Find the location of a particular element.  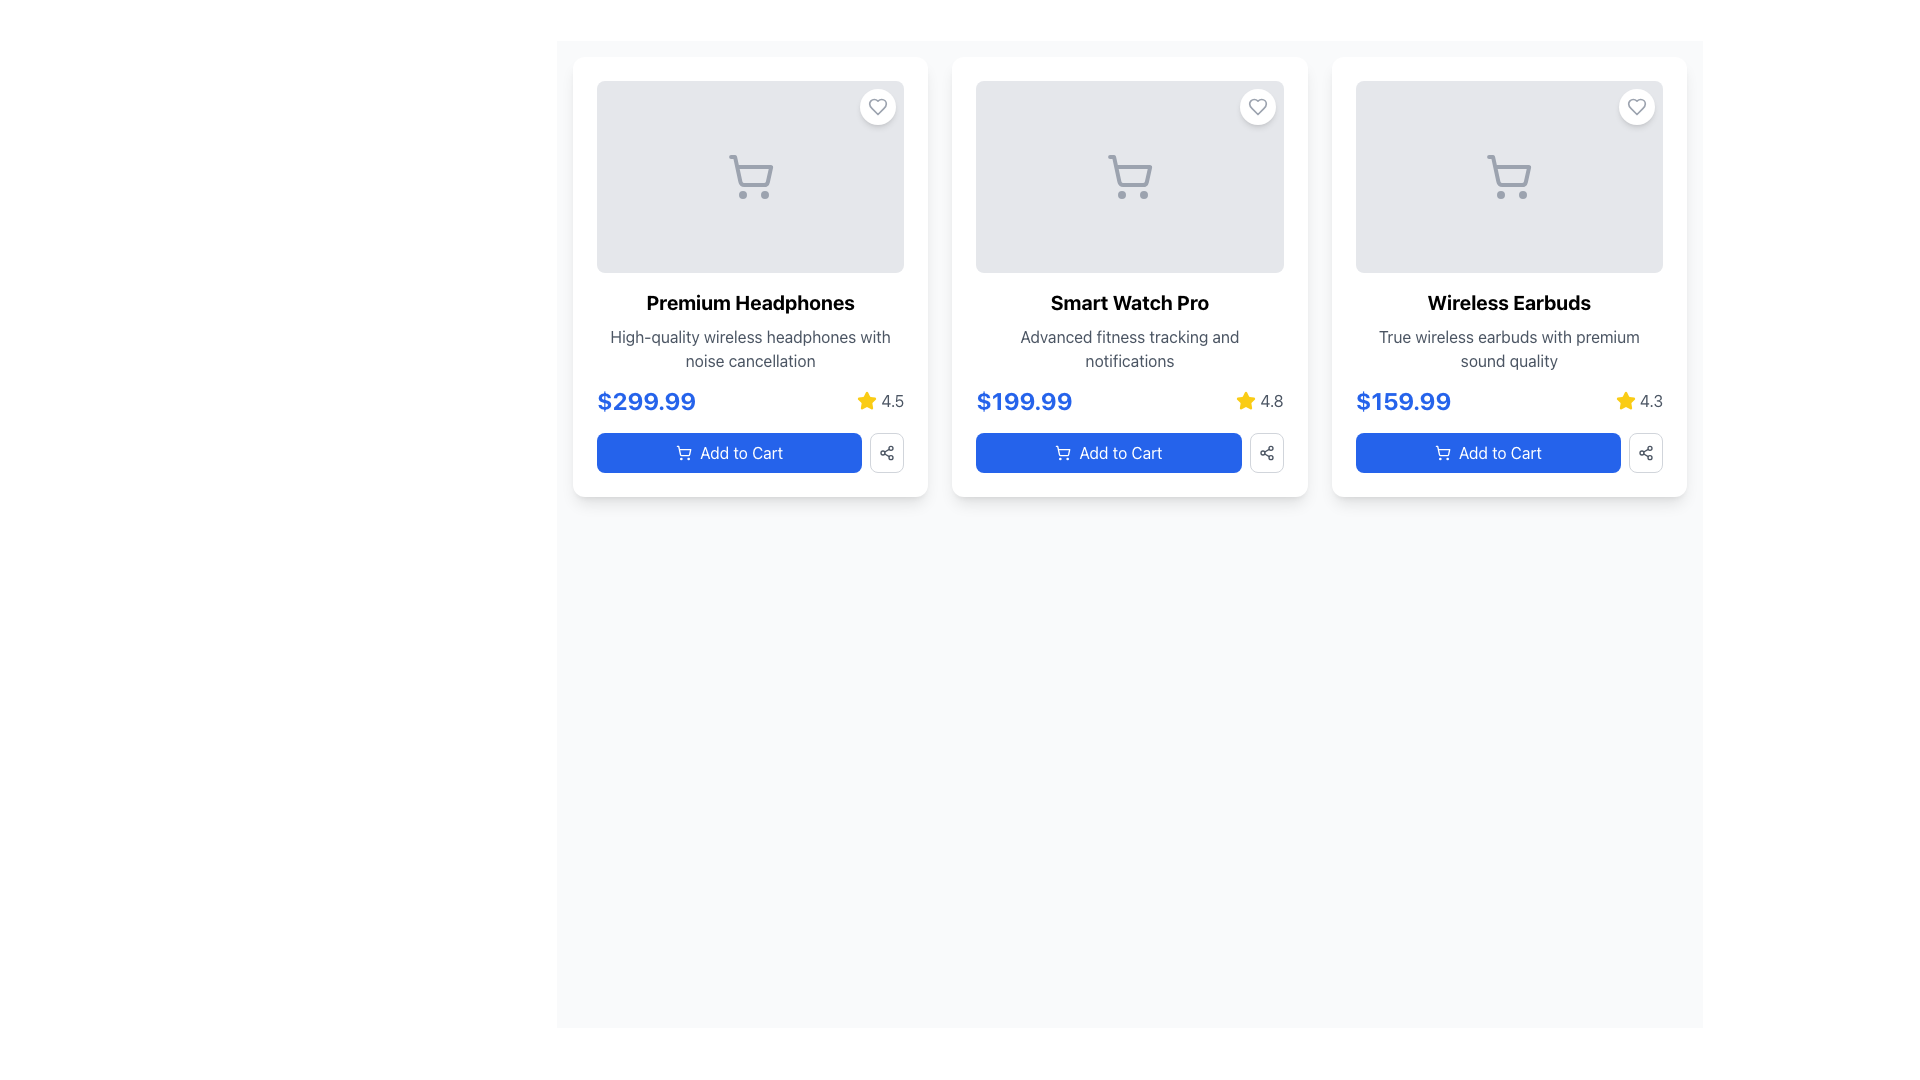

the heart-shaped button located at the top-right corner of the 'Wireless Earbuds' product card to mark or unmark it as a favorite is located at coordinates (1636, 107).